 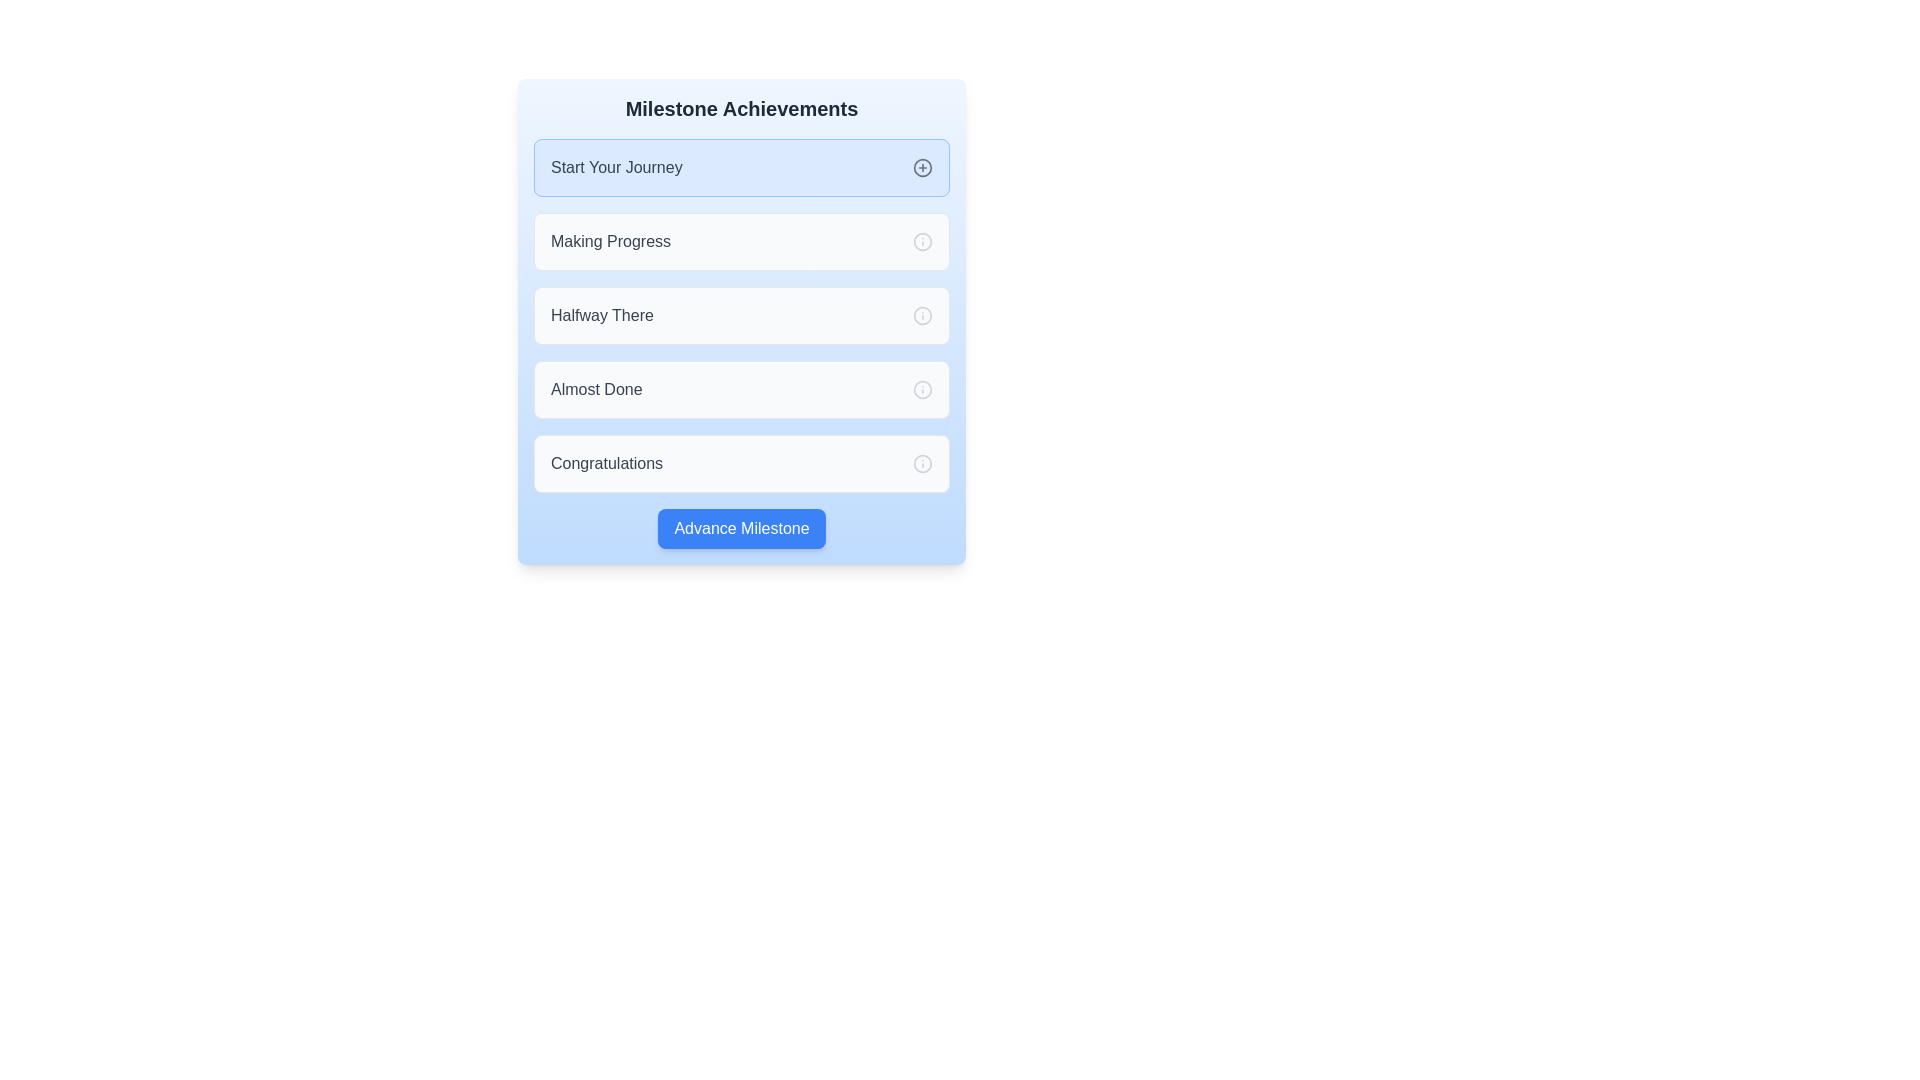 What do you see at coordinates (921, 241) in the screenshot?
I see `the gray circular shape in the 'Making Progress' milestone row of the SVG graphic, which serves as an informational icon` at bounding box center [921, 241].